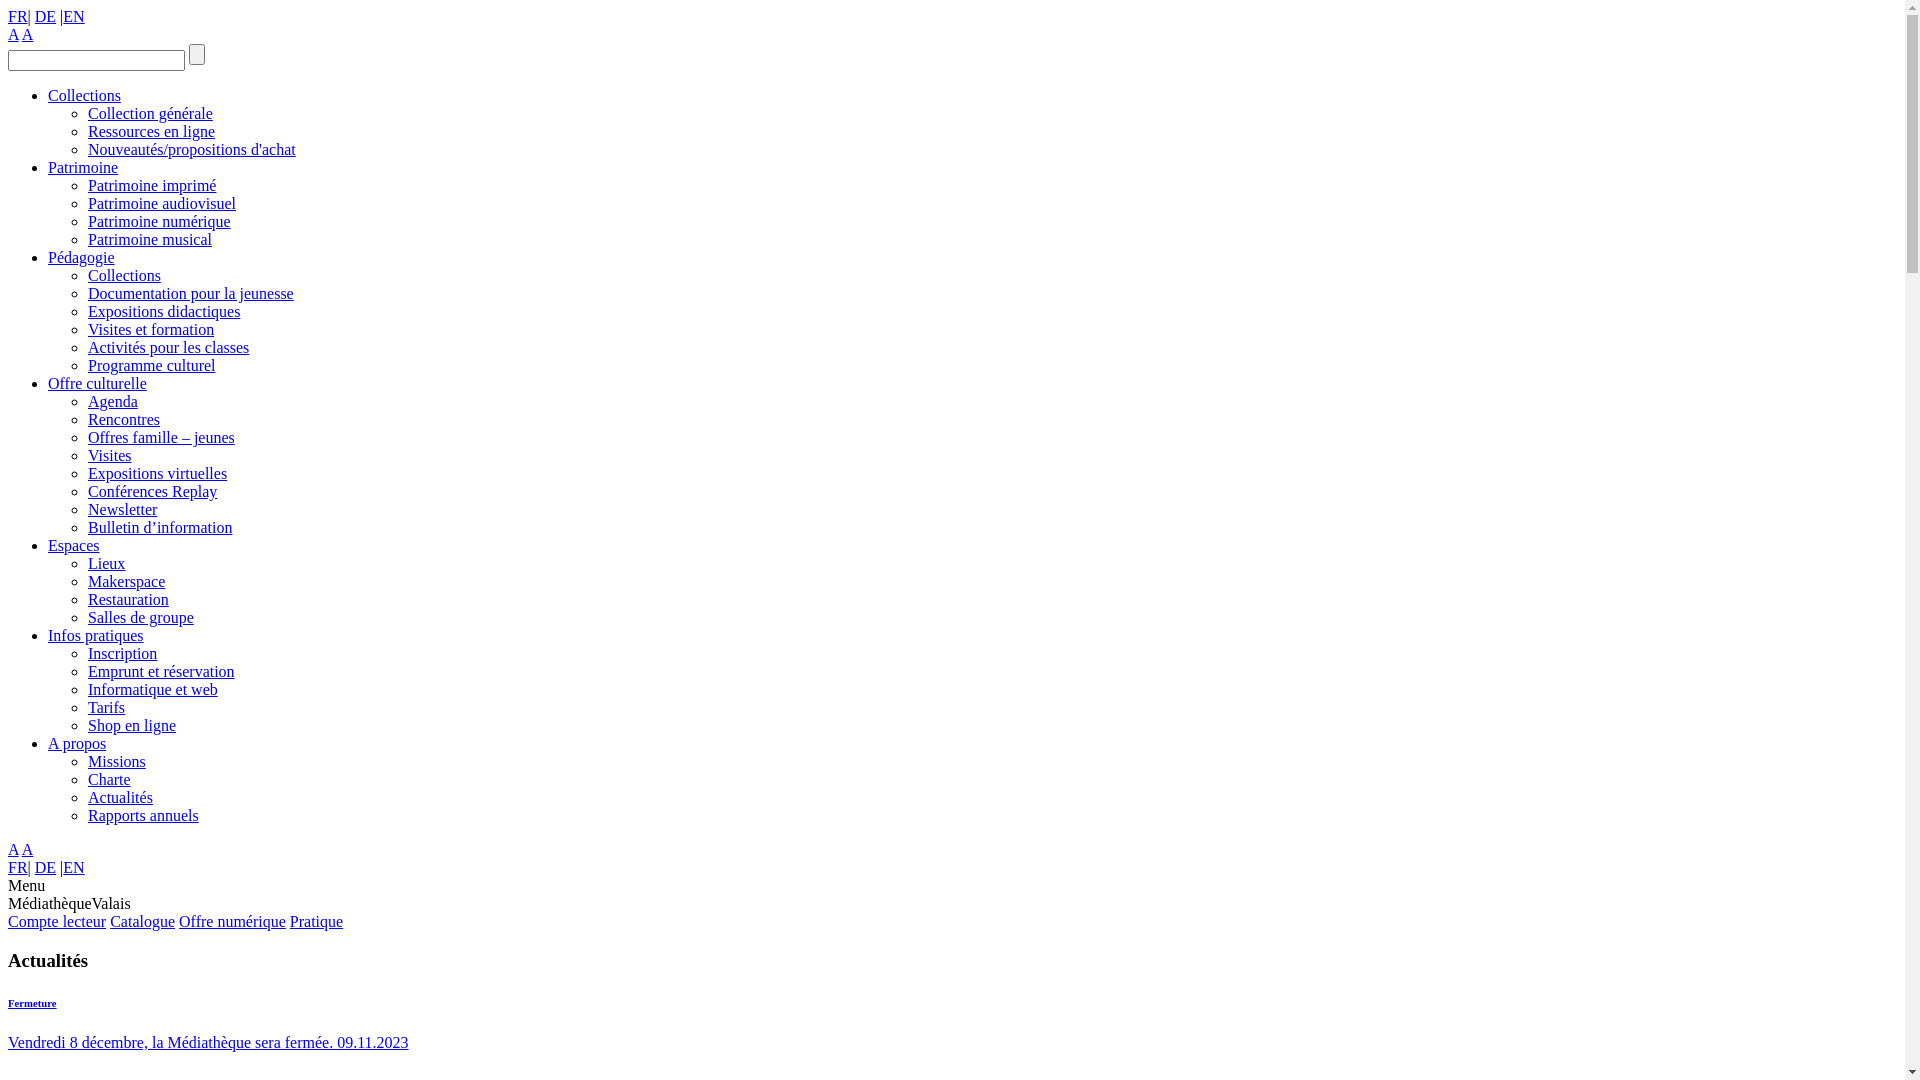 Image resolution: width=1920 pixels, height=1080 pixels. What do you see at coordinates (162, 203) in the screenshot?
I see `'Patrimoine audiovisuel'` at bounding box center [162, 203].